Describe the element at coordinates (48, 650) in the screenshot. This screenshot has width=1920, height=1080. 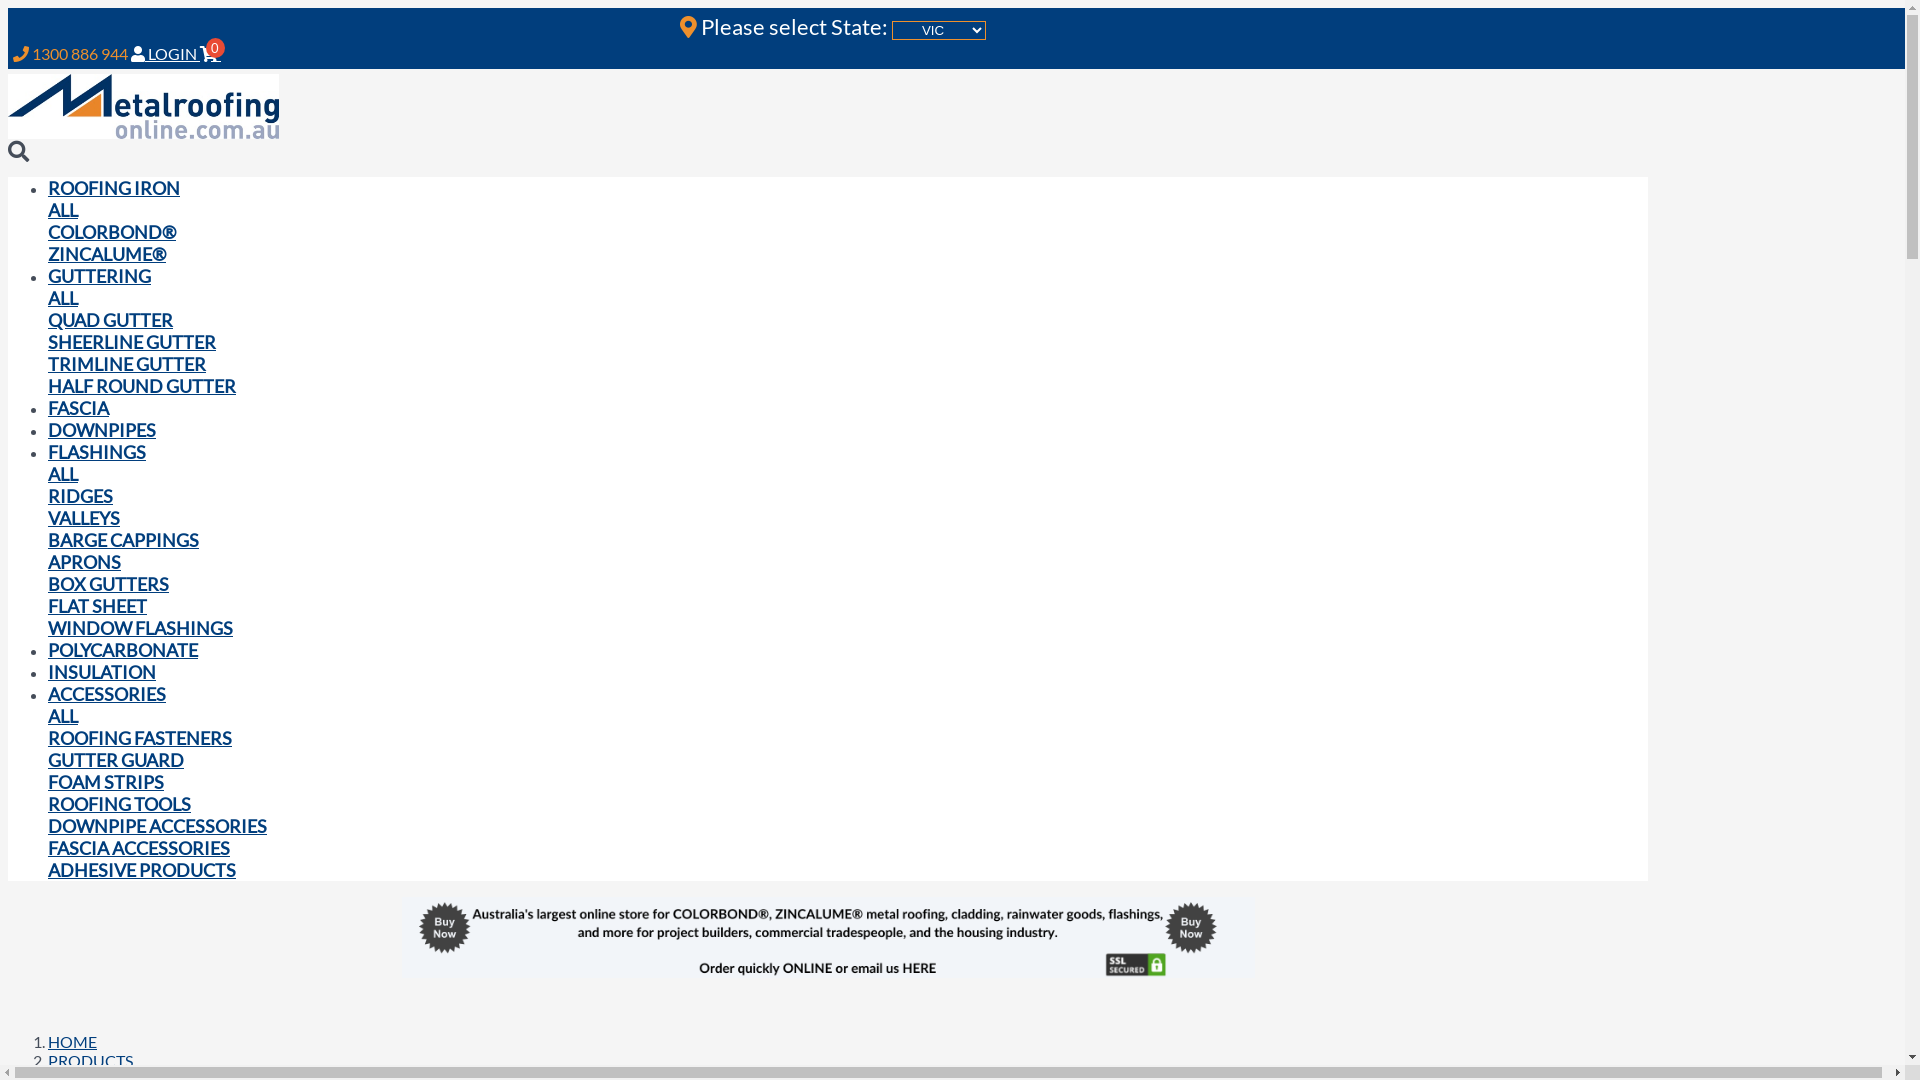
I see `'POLYCARBONATE'` at that location.